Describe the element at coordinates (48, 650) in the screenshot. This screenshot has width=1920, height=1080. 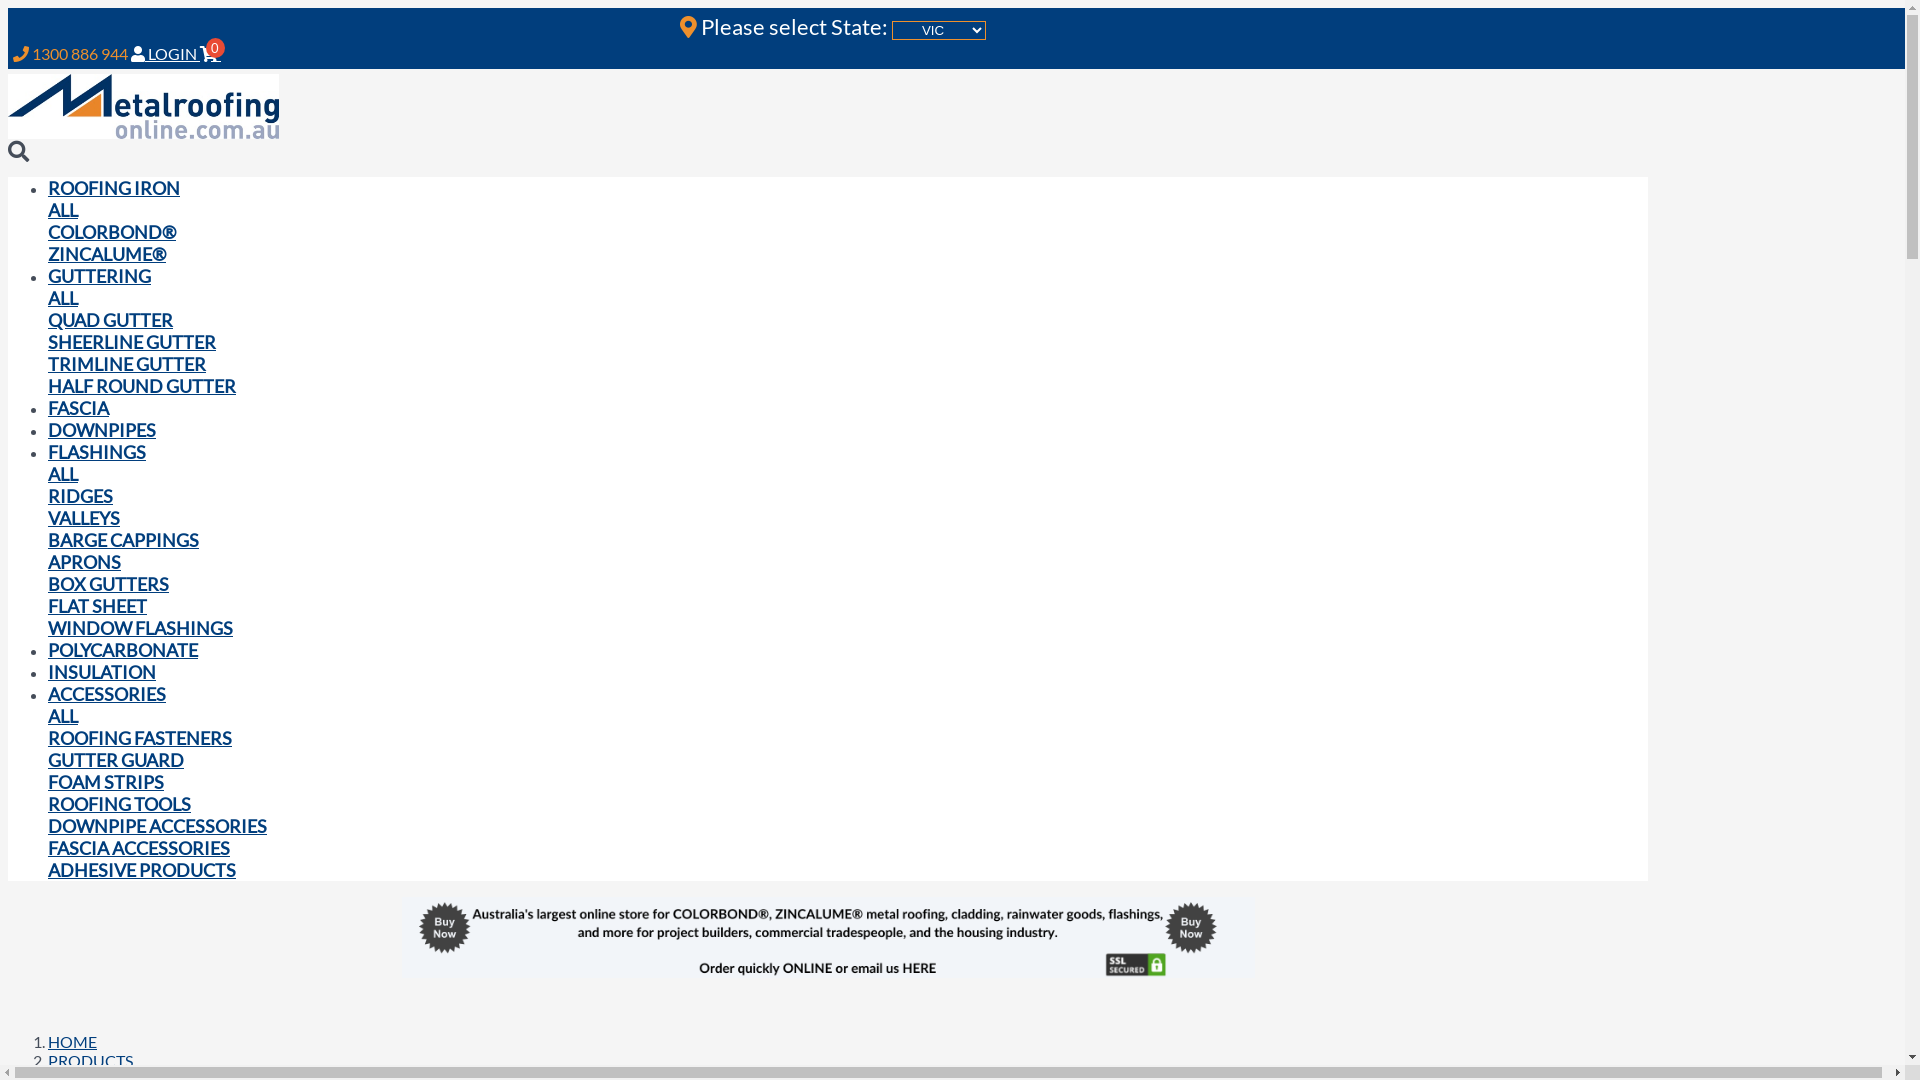
I see `'POLYCARBONATE'` at that location.